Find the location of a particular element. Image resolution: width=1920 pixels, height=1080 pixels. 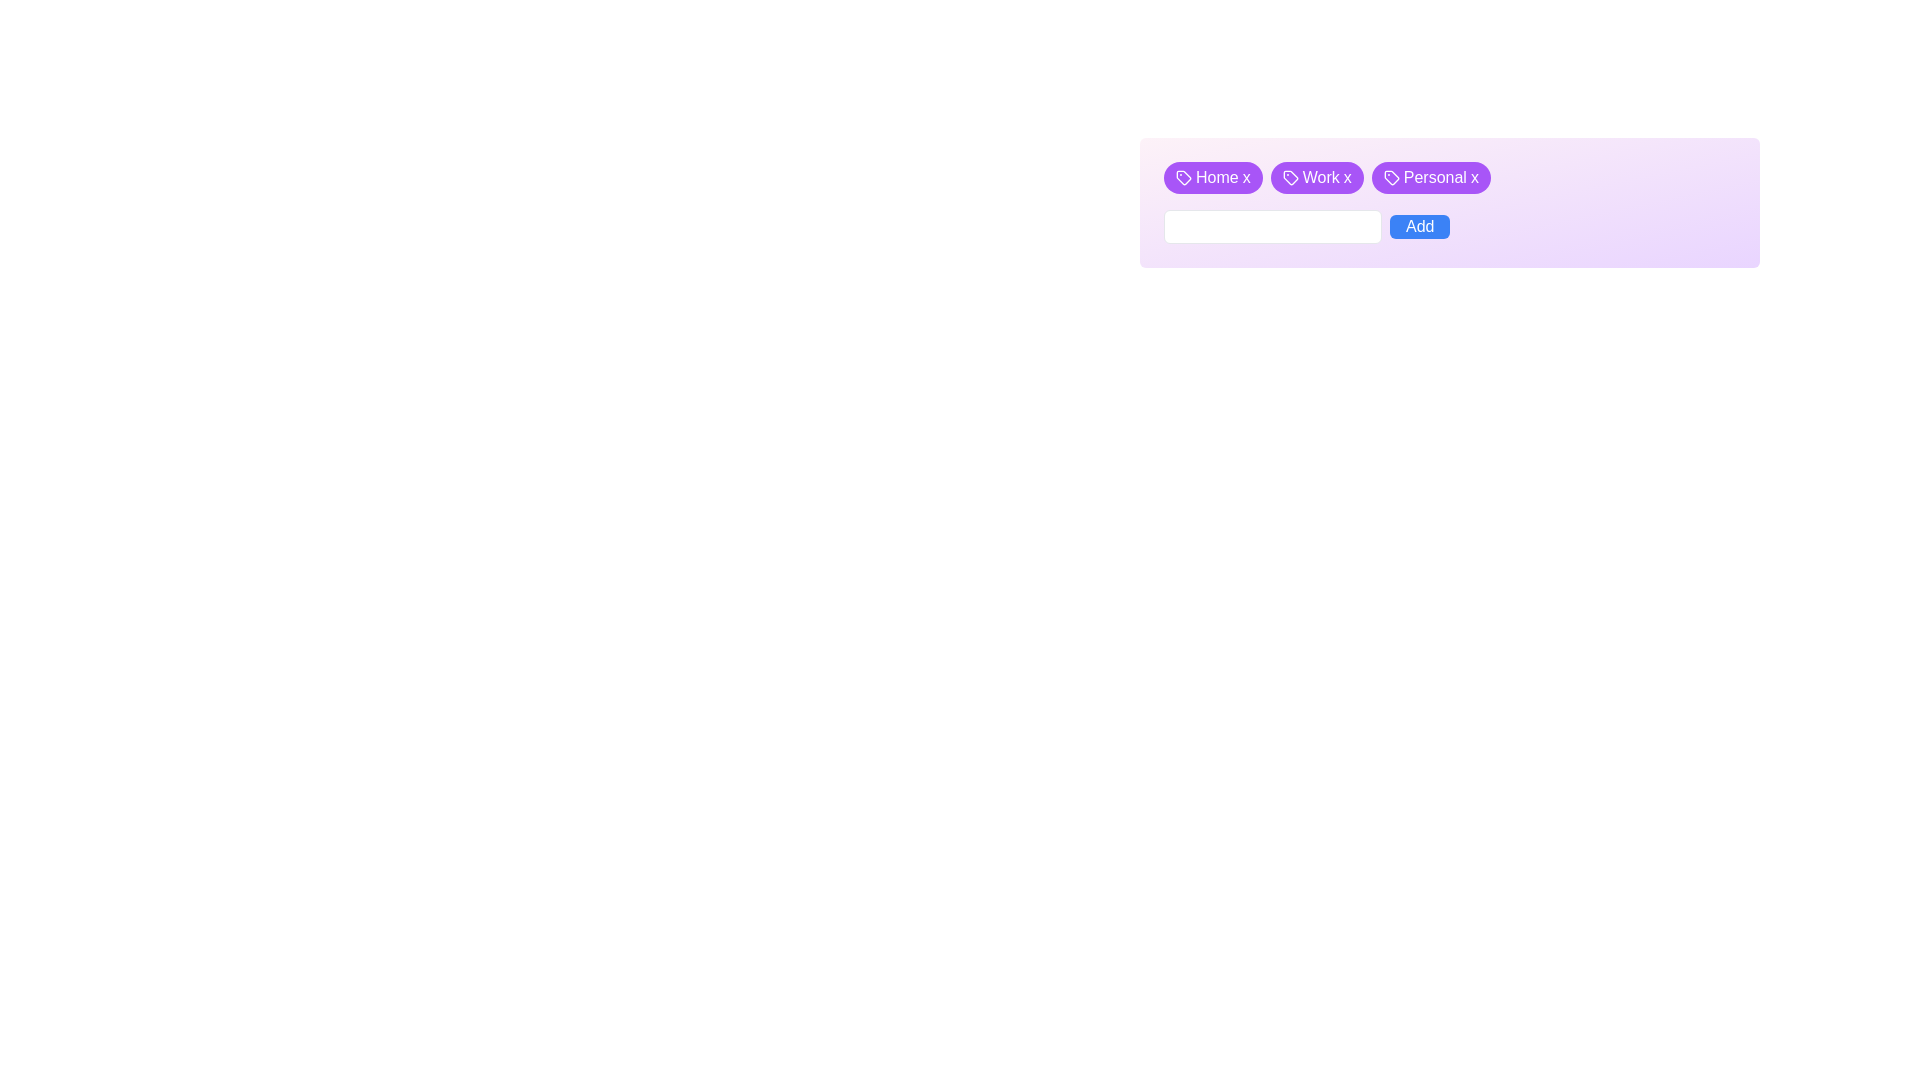

the 'Work' text label, which is the second tag from the left in a horizontal list of tags at the top of the UI, positioned between 'Home' and 'Personal' is located at coordinates (1321, 176).